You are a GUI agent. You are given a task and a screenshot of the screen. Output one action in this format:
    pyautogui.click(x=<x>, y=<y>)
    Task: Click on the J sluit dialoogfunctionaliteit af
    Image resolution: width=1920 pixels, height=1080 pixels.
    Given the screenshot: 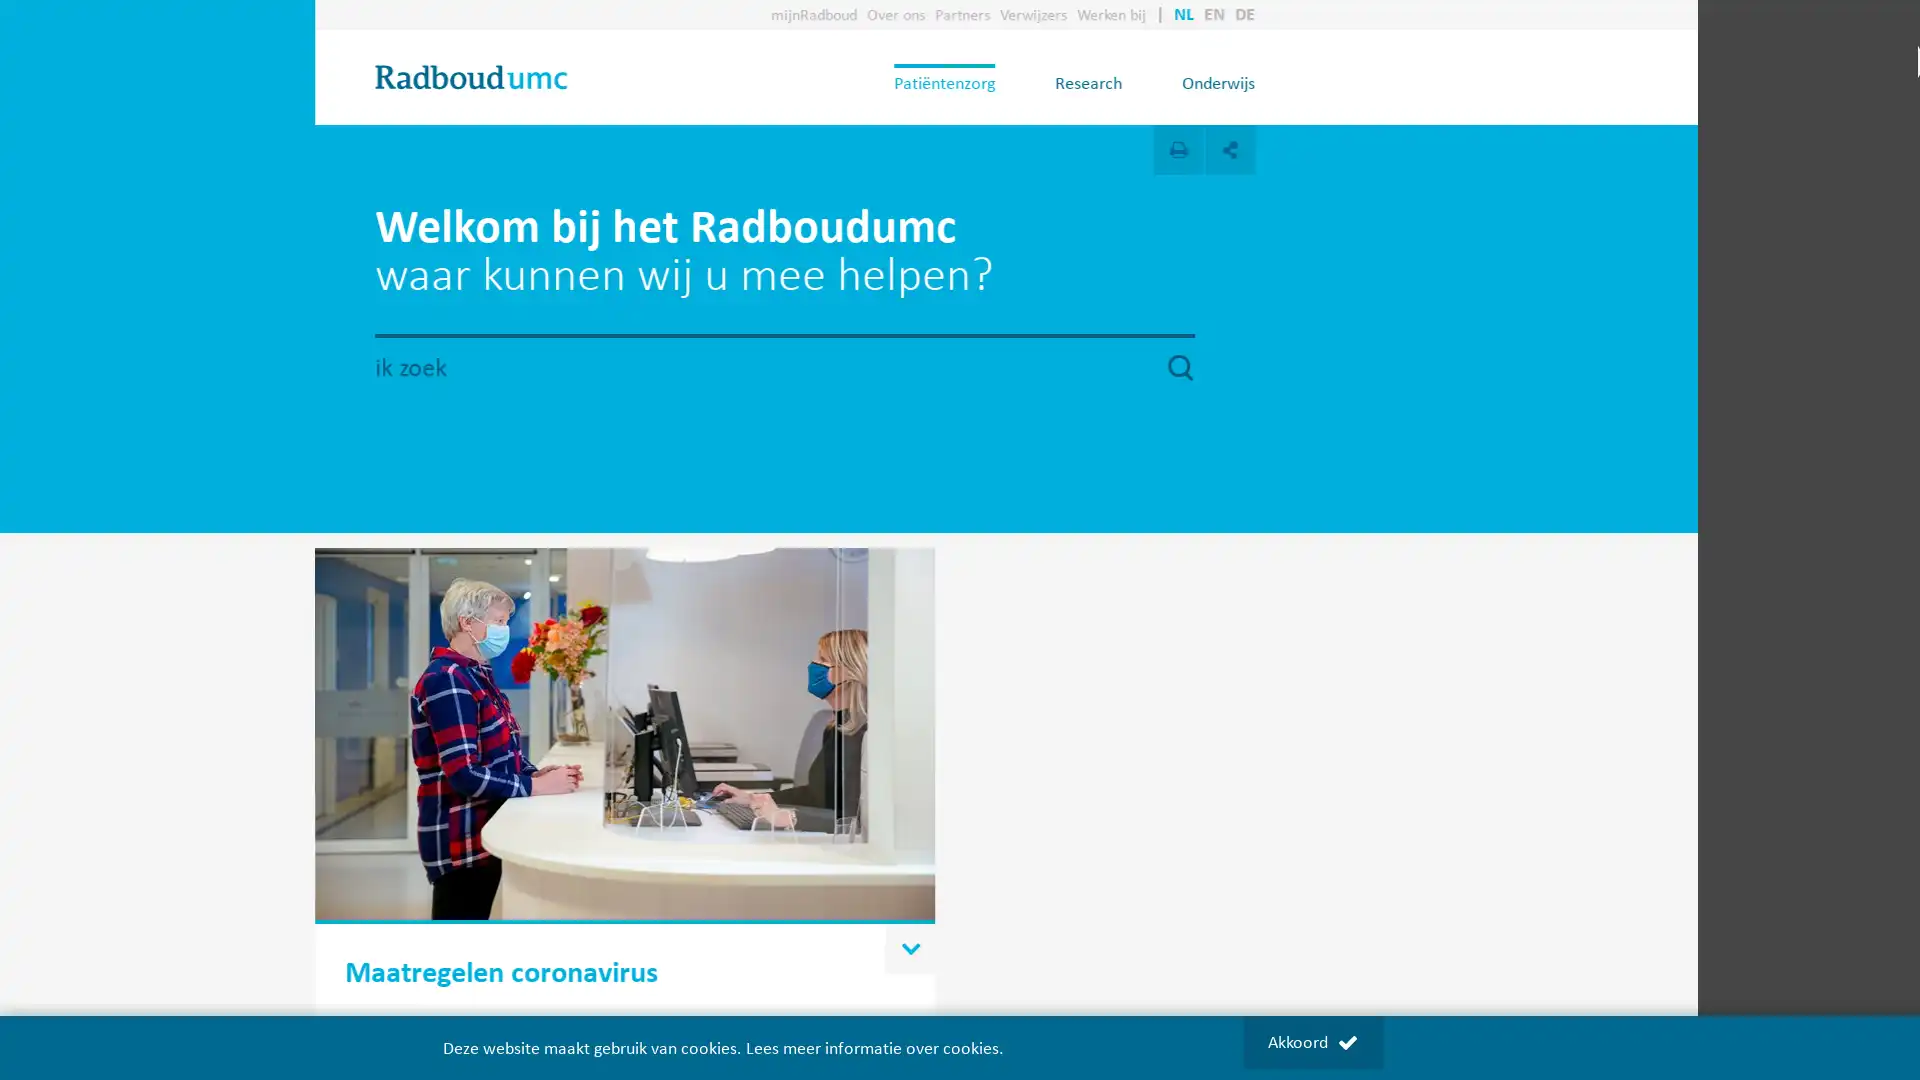 What is the action you would take?
    pyautogui.click(x=1252, y=130)
    